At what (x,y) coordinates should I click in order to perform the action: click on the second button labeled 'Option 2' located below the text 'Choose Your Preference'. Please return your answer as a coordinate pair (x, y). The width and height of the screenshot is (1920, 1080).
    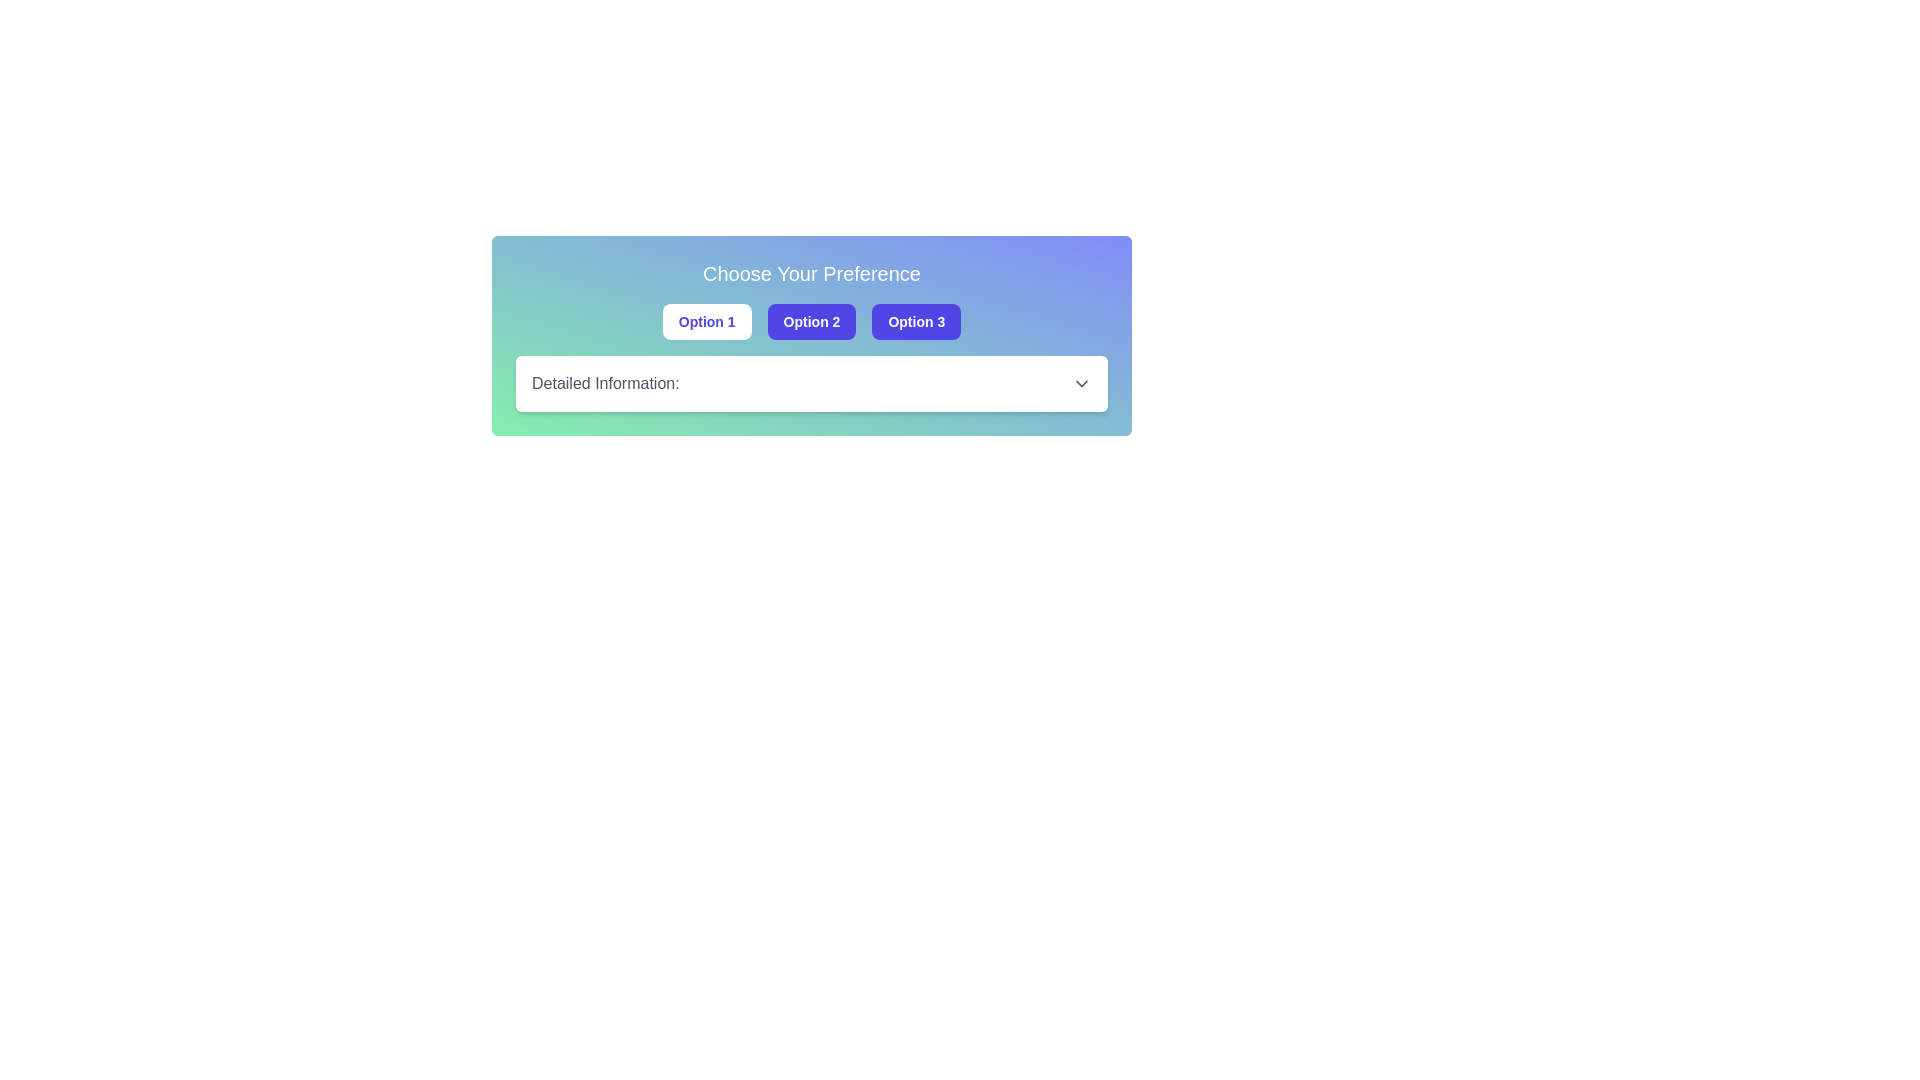
    Looking at the image, I should click on (811, 334).